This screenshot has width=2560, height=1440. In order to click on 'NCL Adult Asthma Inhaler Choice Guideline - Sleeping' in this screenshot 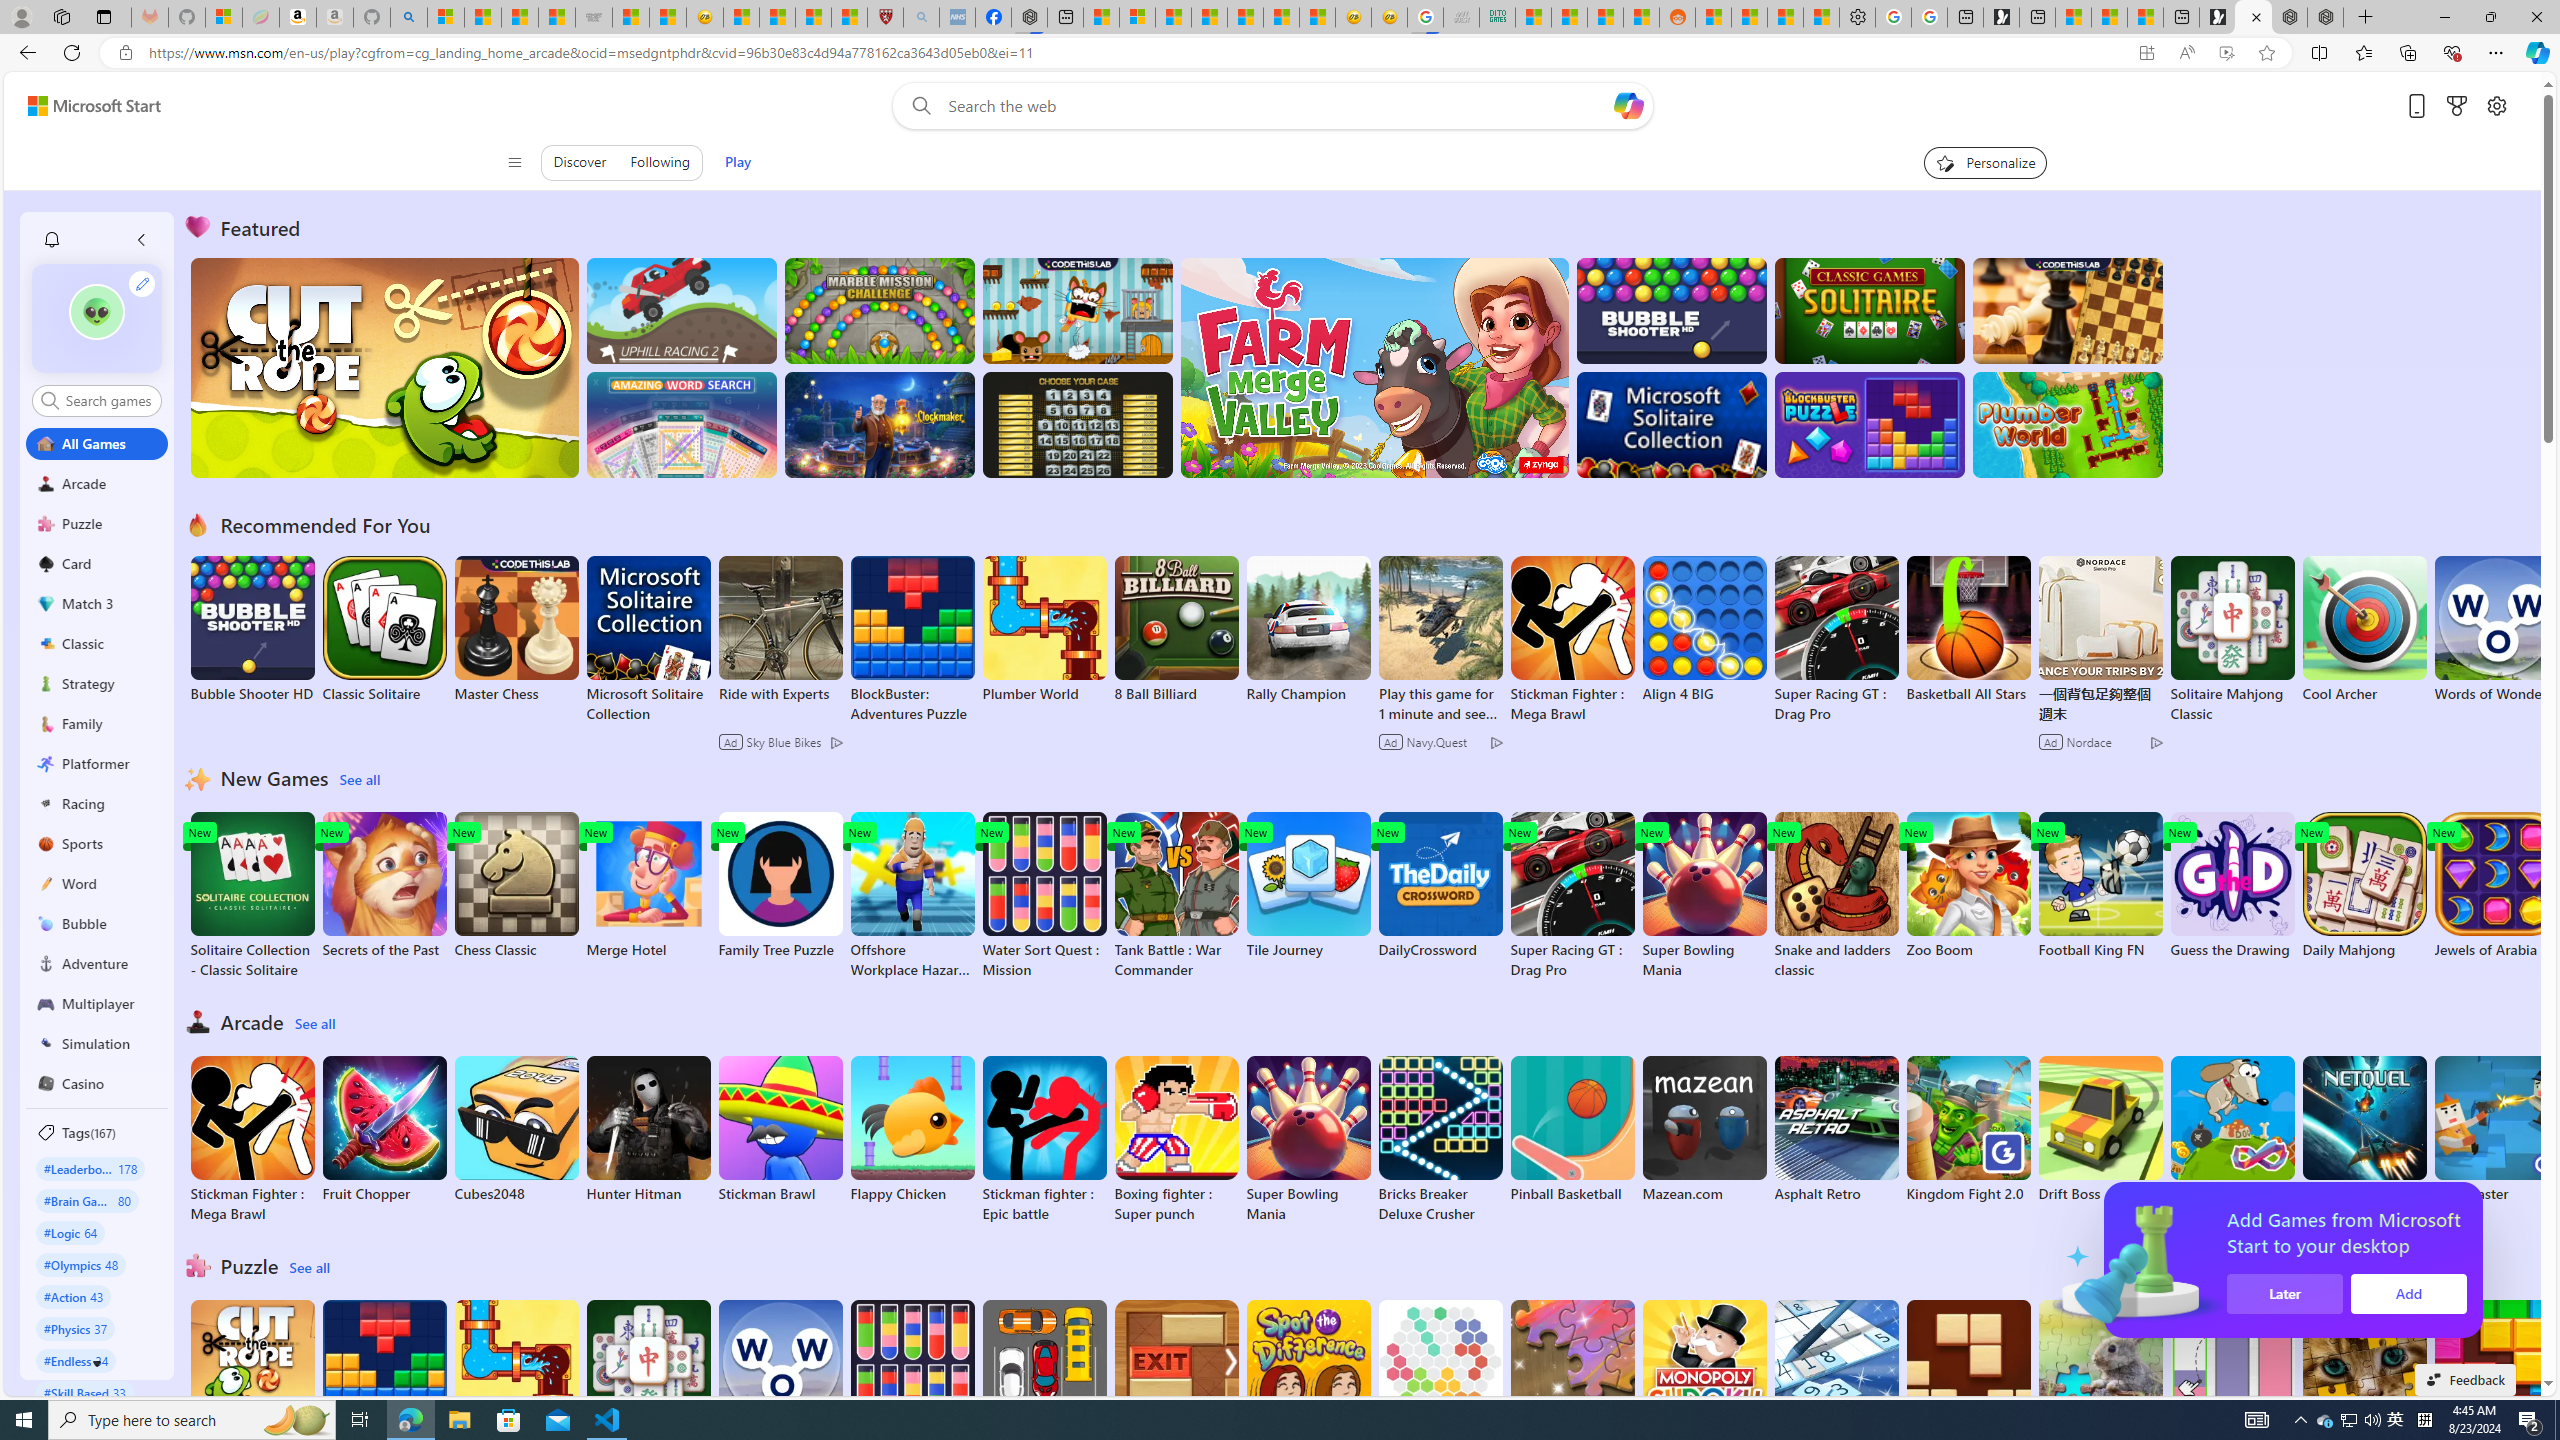, I will do `click(957, 16)`.